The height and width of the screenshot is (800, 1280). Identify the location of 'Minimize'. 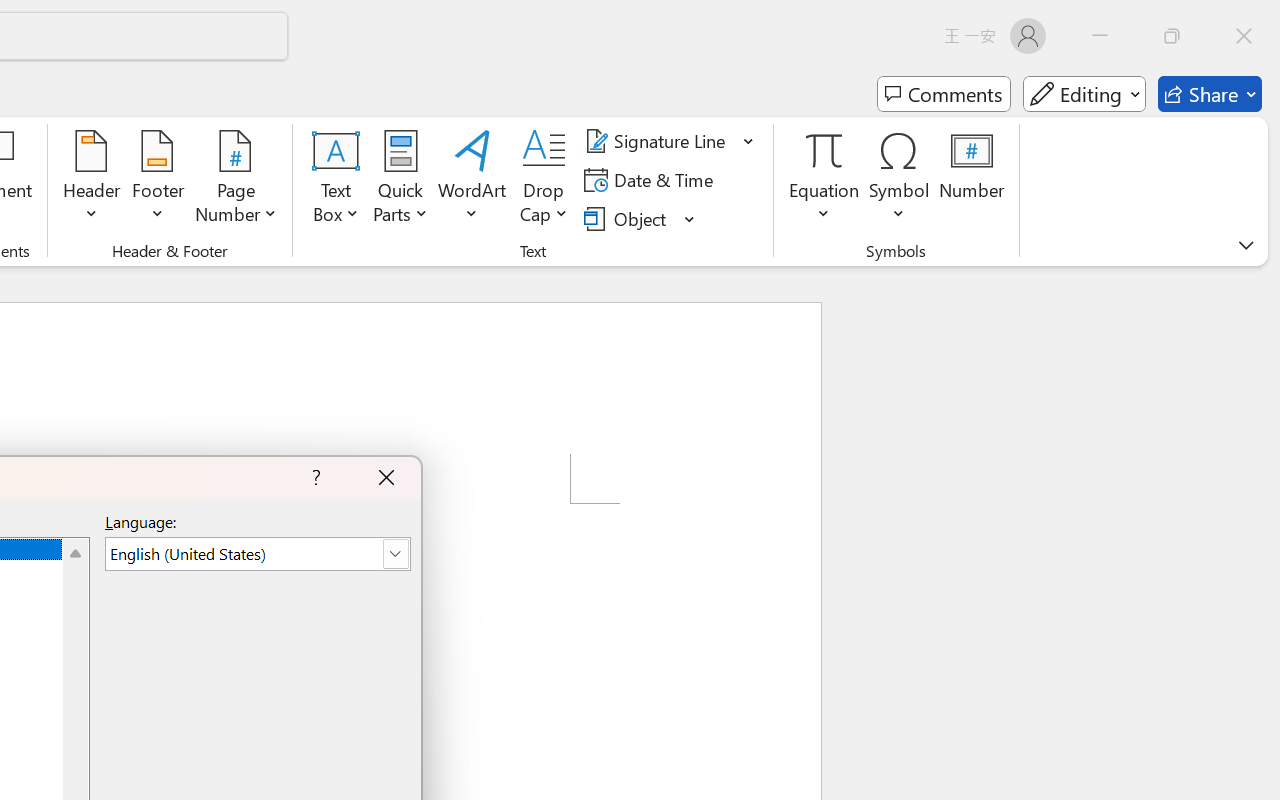
(1099, 35).